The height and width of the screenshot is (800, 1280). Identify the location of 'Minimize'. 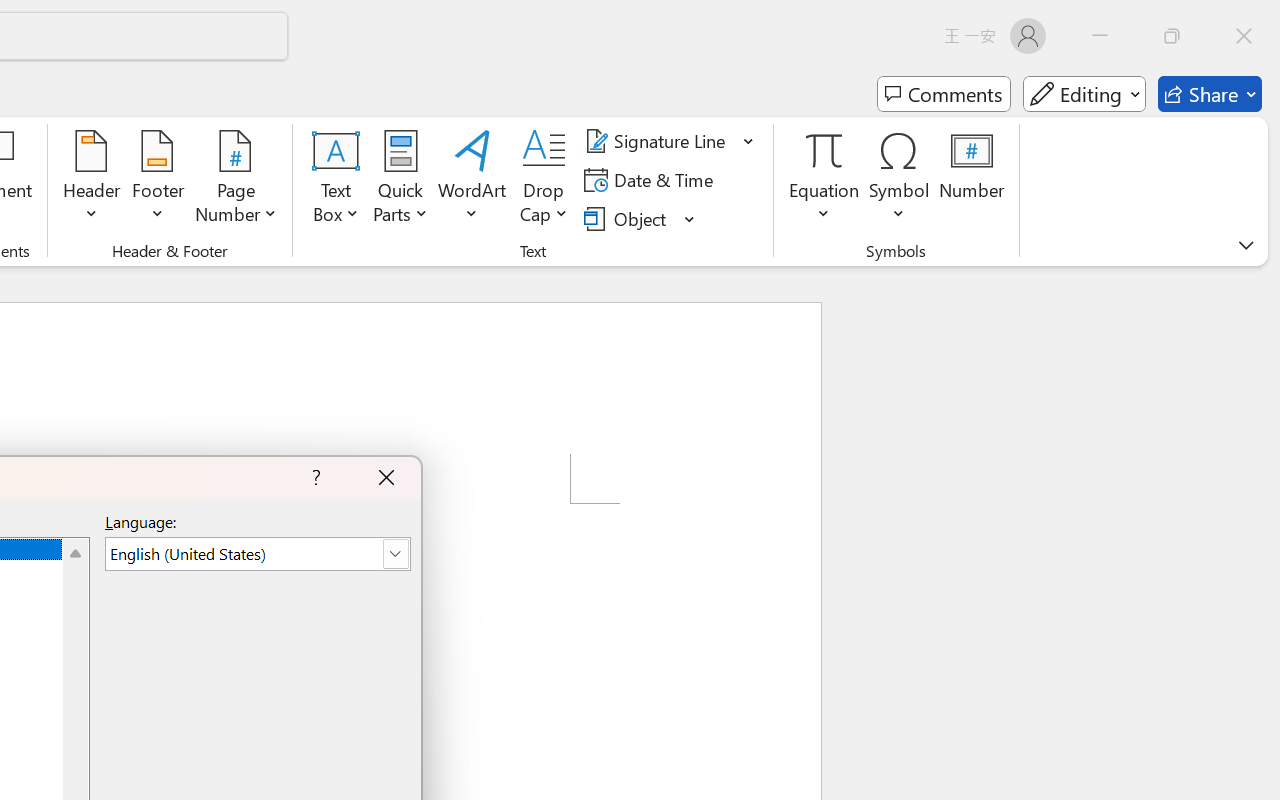
(1099, 35).